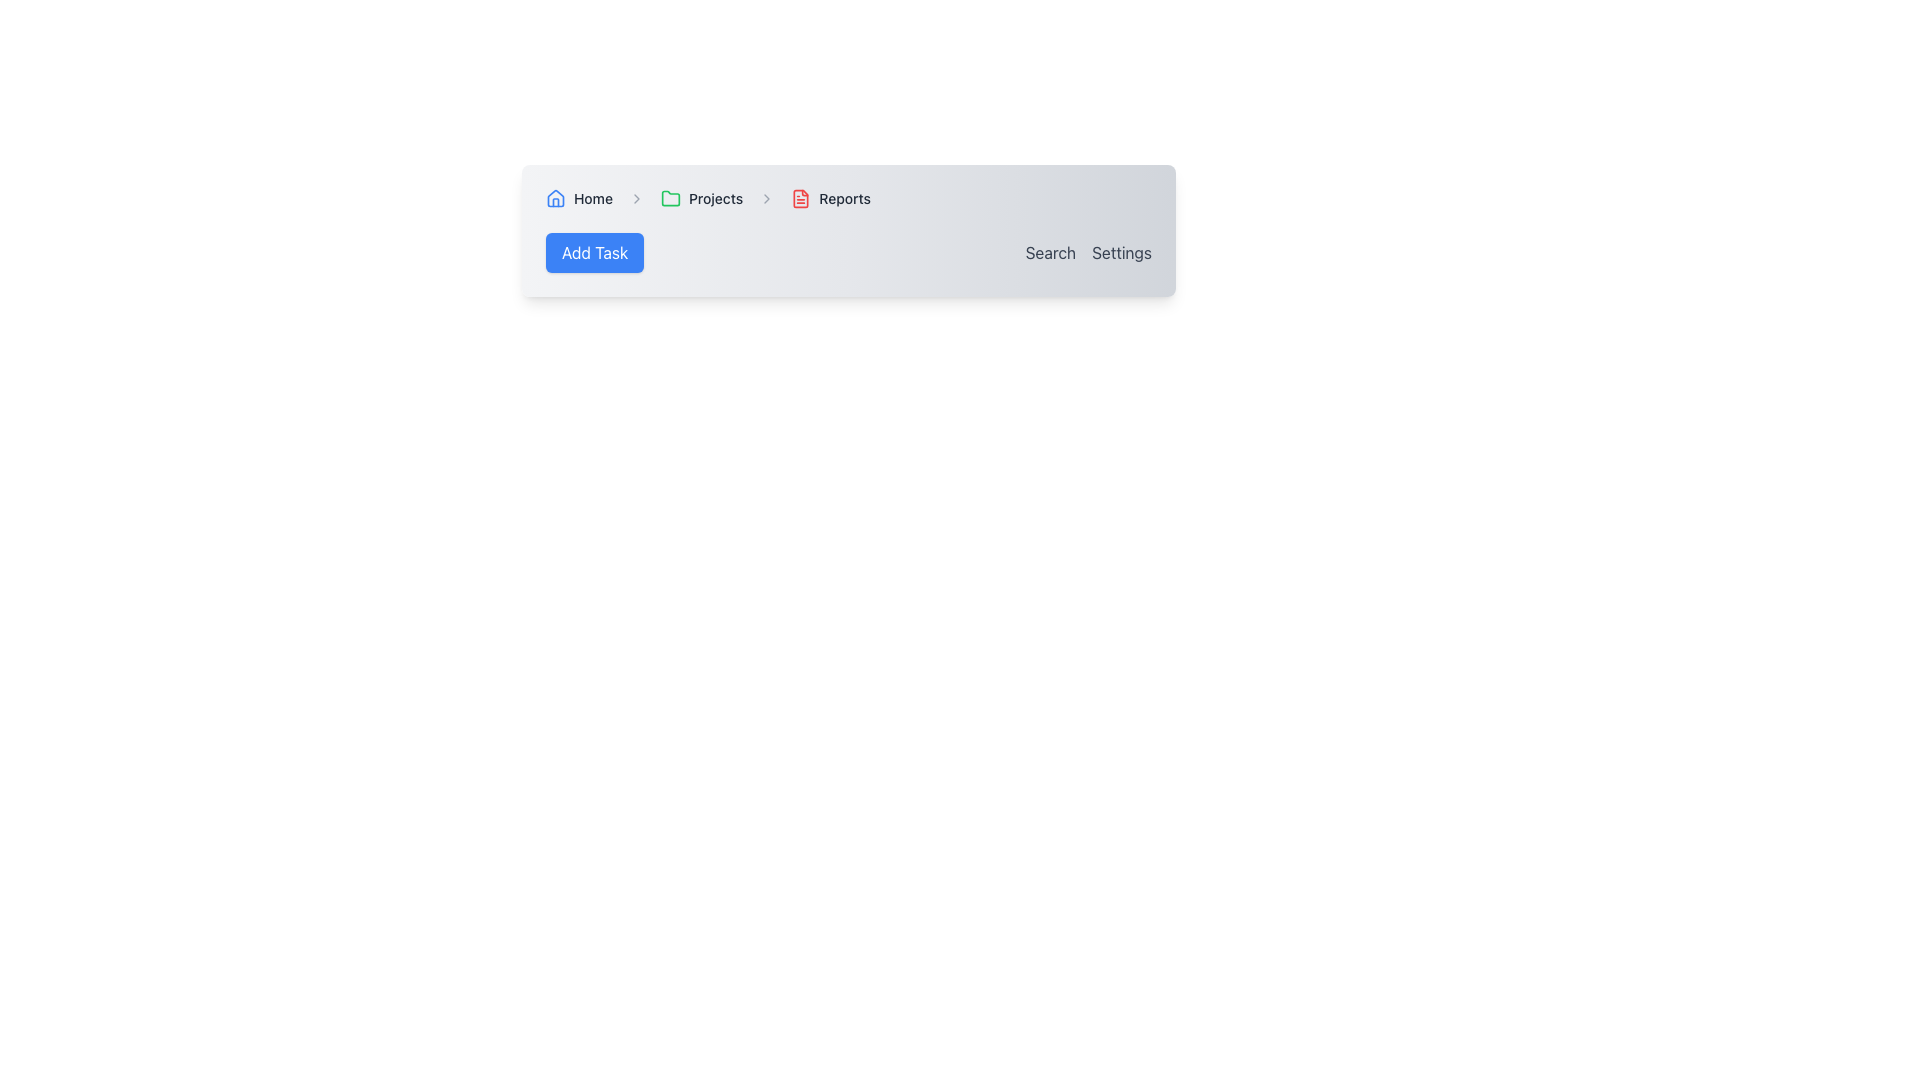 This screenshot has width=1920, height=1080. I want to click on the 'Search' text link, which is styled in gray and changes shade on hover, positioned to the left of the 'Settings' text element, so click(1049, 252).